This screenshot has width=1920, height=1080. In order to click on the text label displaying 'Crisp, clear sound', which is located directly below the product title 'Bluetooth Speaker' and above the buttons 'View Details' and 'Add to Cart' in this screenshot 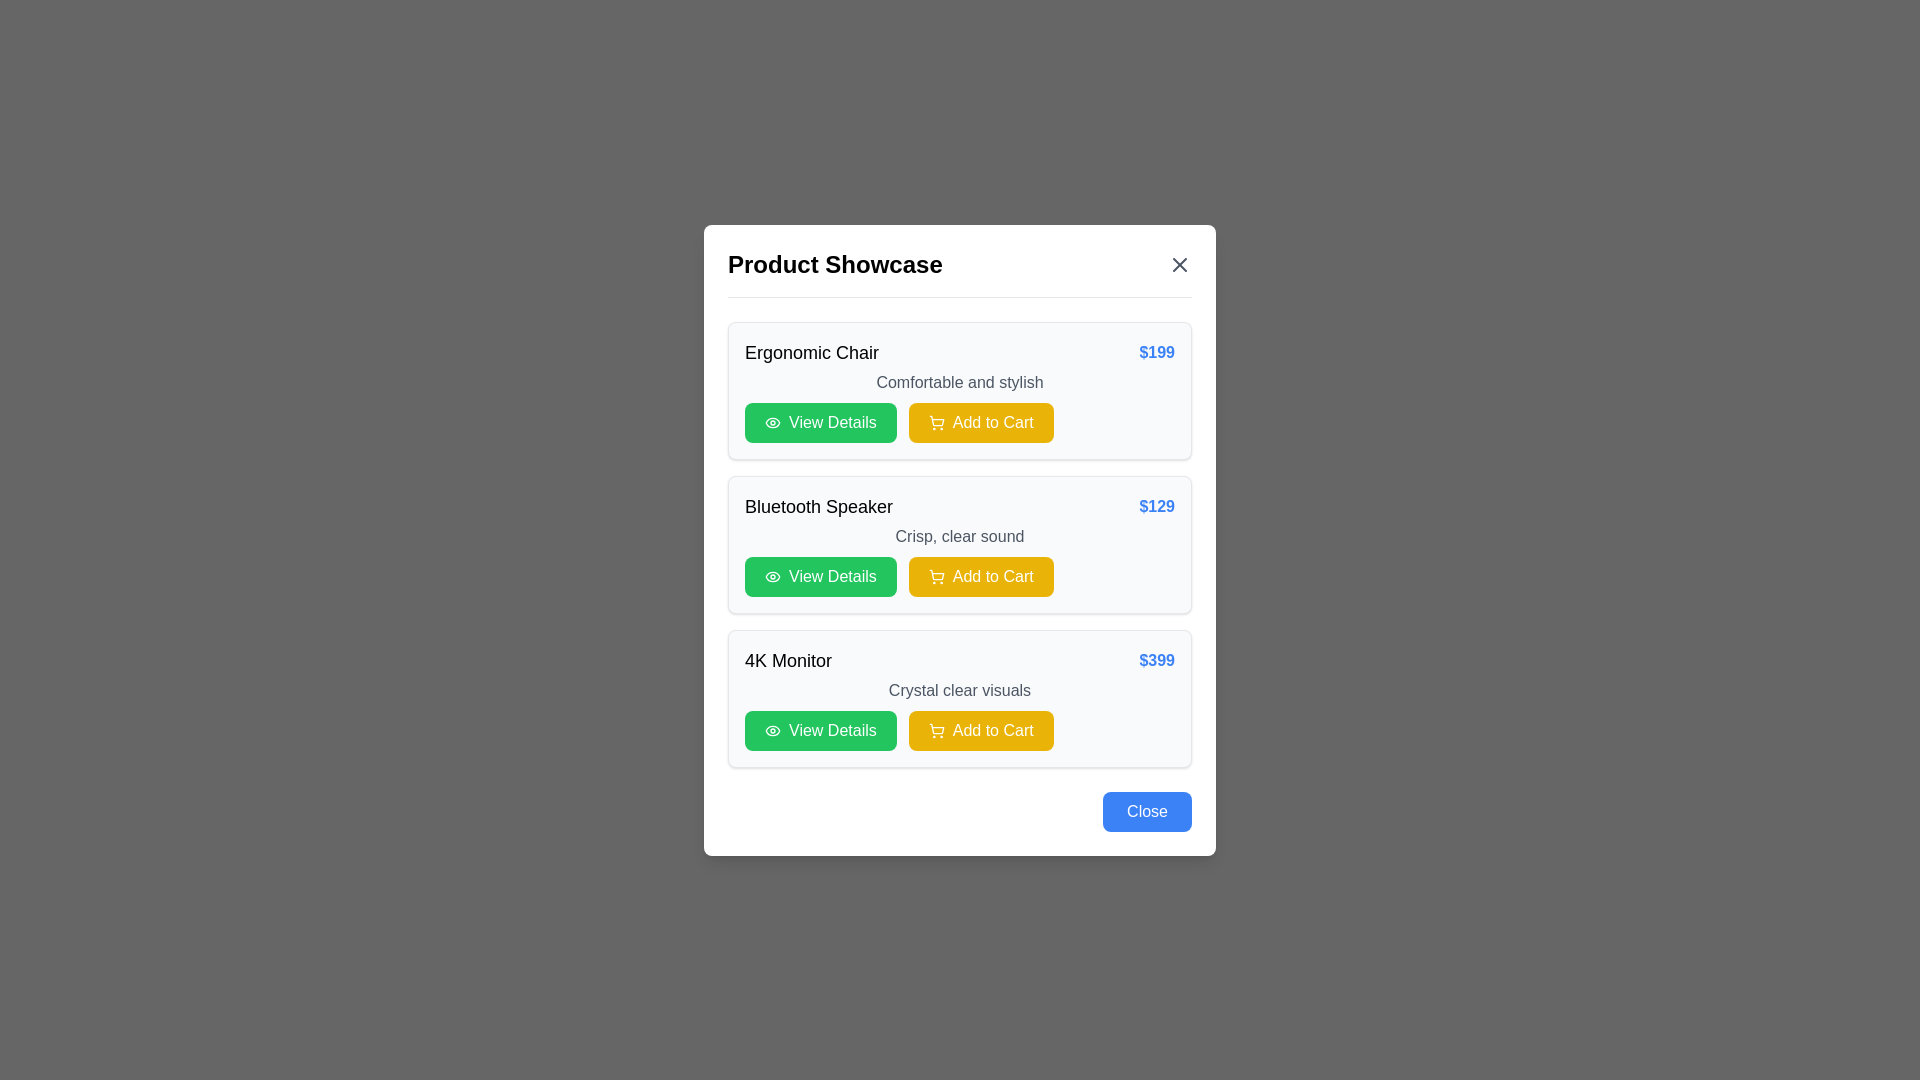, I will do `click(960, 535)`.